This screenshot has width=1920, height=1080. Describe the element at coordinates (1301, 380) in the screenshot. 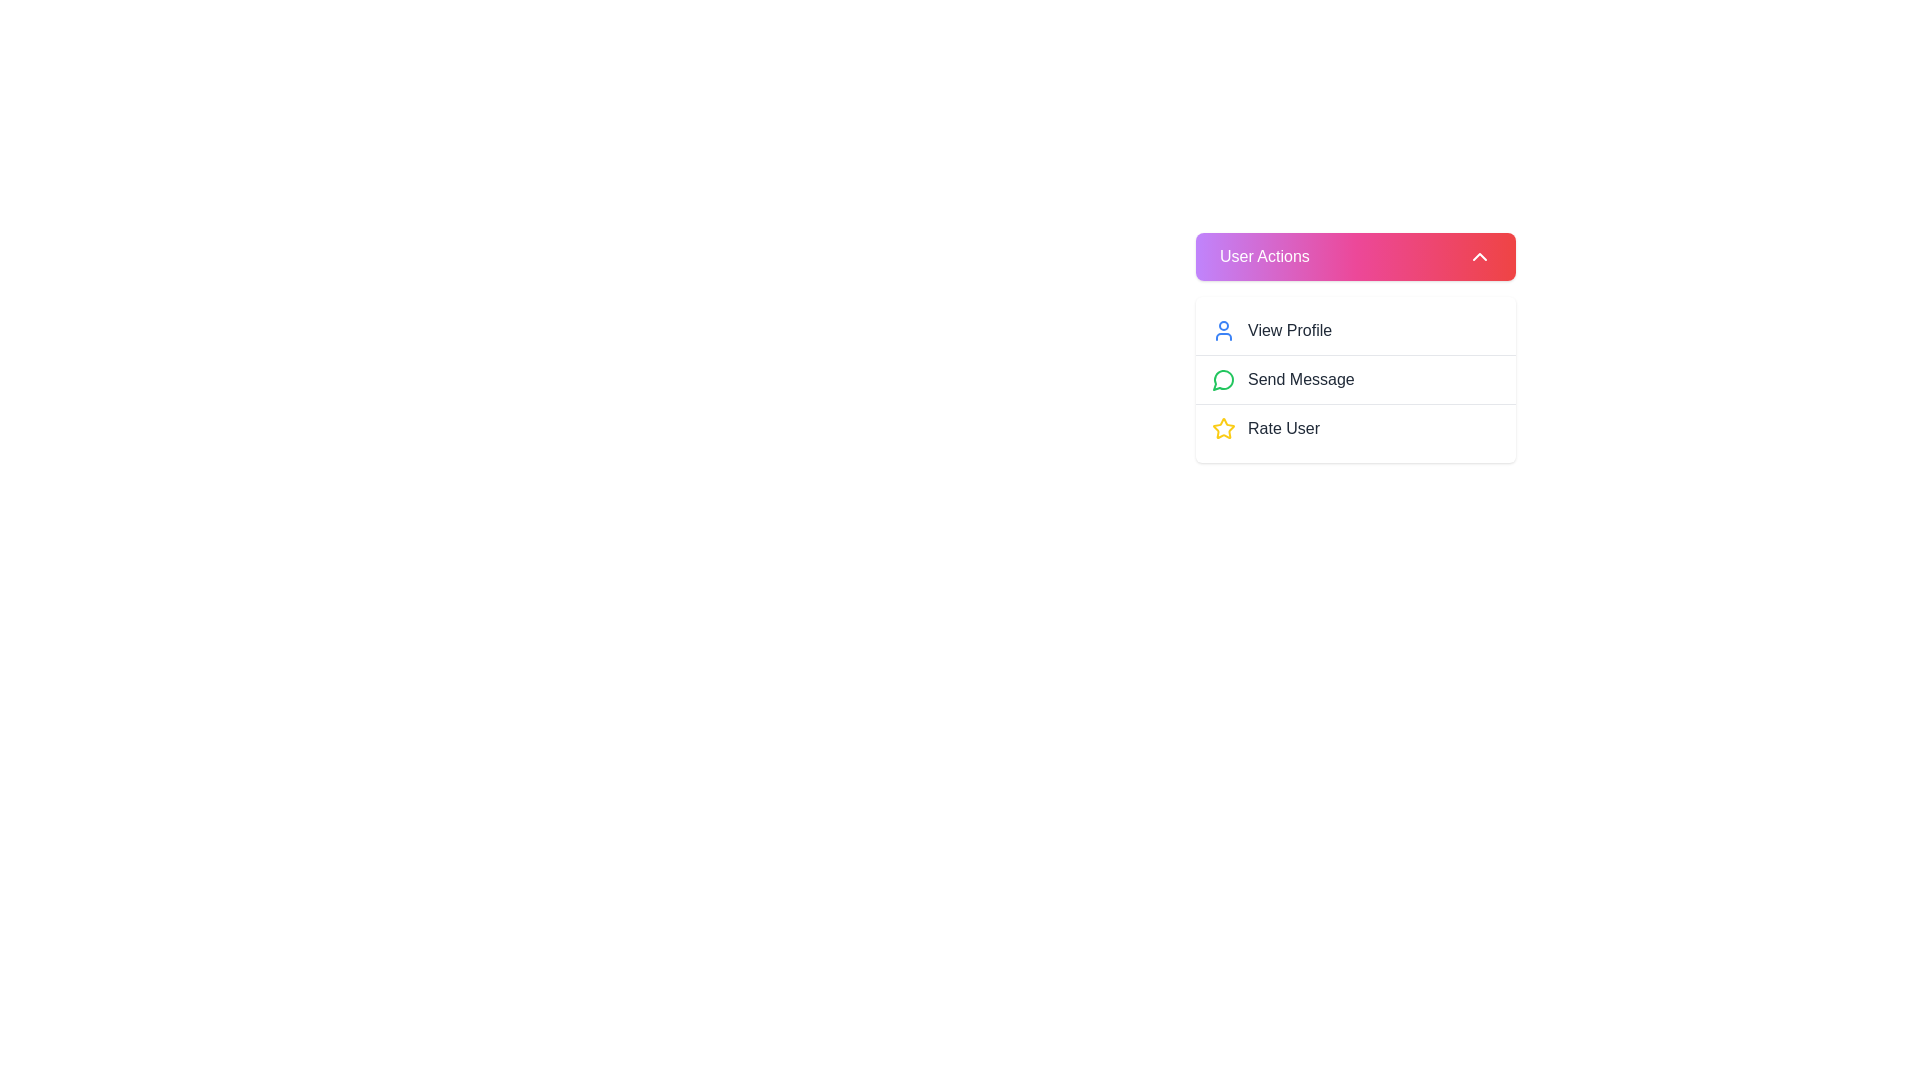

I see `the 'Send Message' text label, which is styled with medium font weight and a grayish tone, located in the 'User Actions' panel below 'View Profile' and above 'Rate User'` at that location.